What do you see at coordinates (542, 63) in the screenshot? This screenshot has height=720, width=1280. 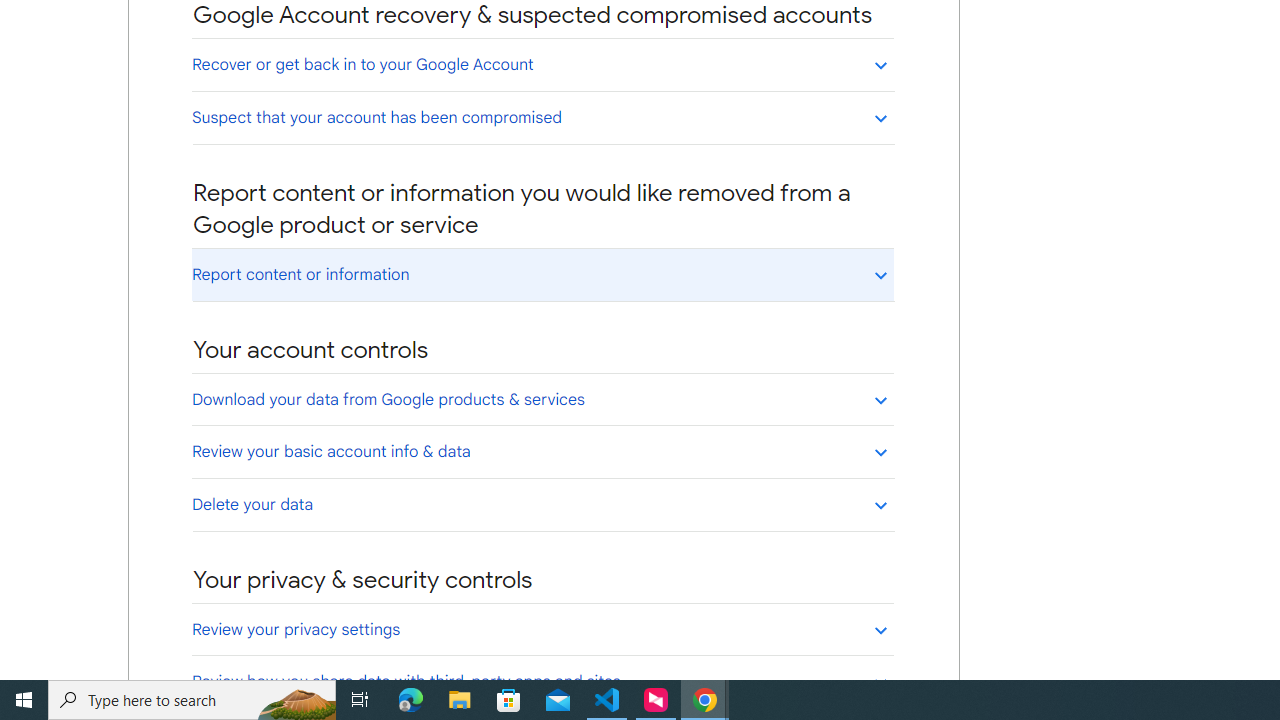 I see `'Recover or get back in to your Google Account'` at bounding box center [542, 63].